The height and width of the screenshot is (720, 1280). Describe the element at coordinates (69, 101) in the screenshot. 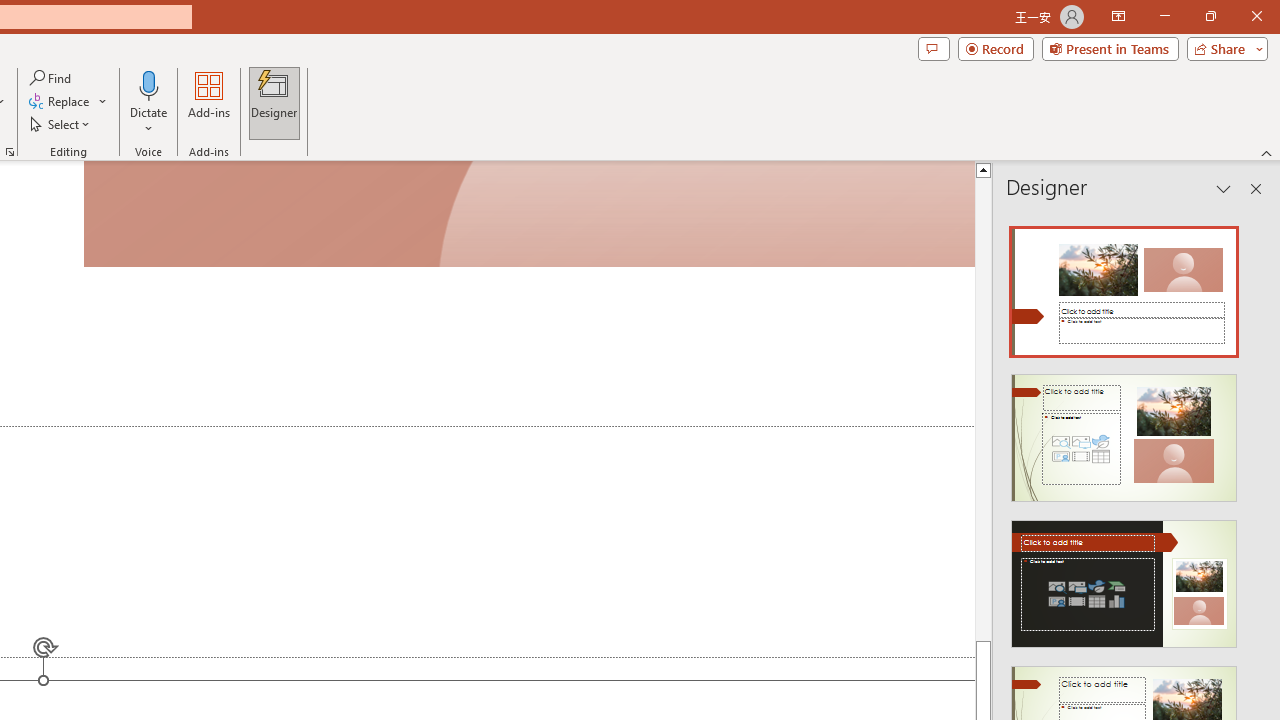

I see `'Replace...'` at that location.